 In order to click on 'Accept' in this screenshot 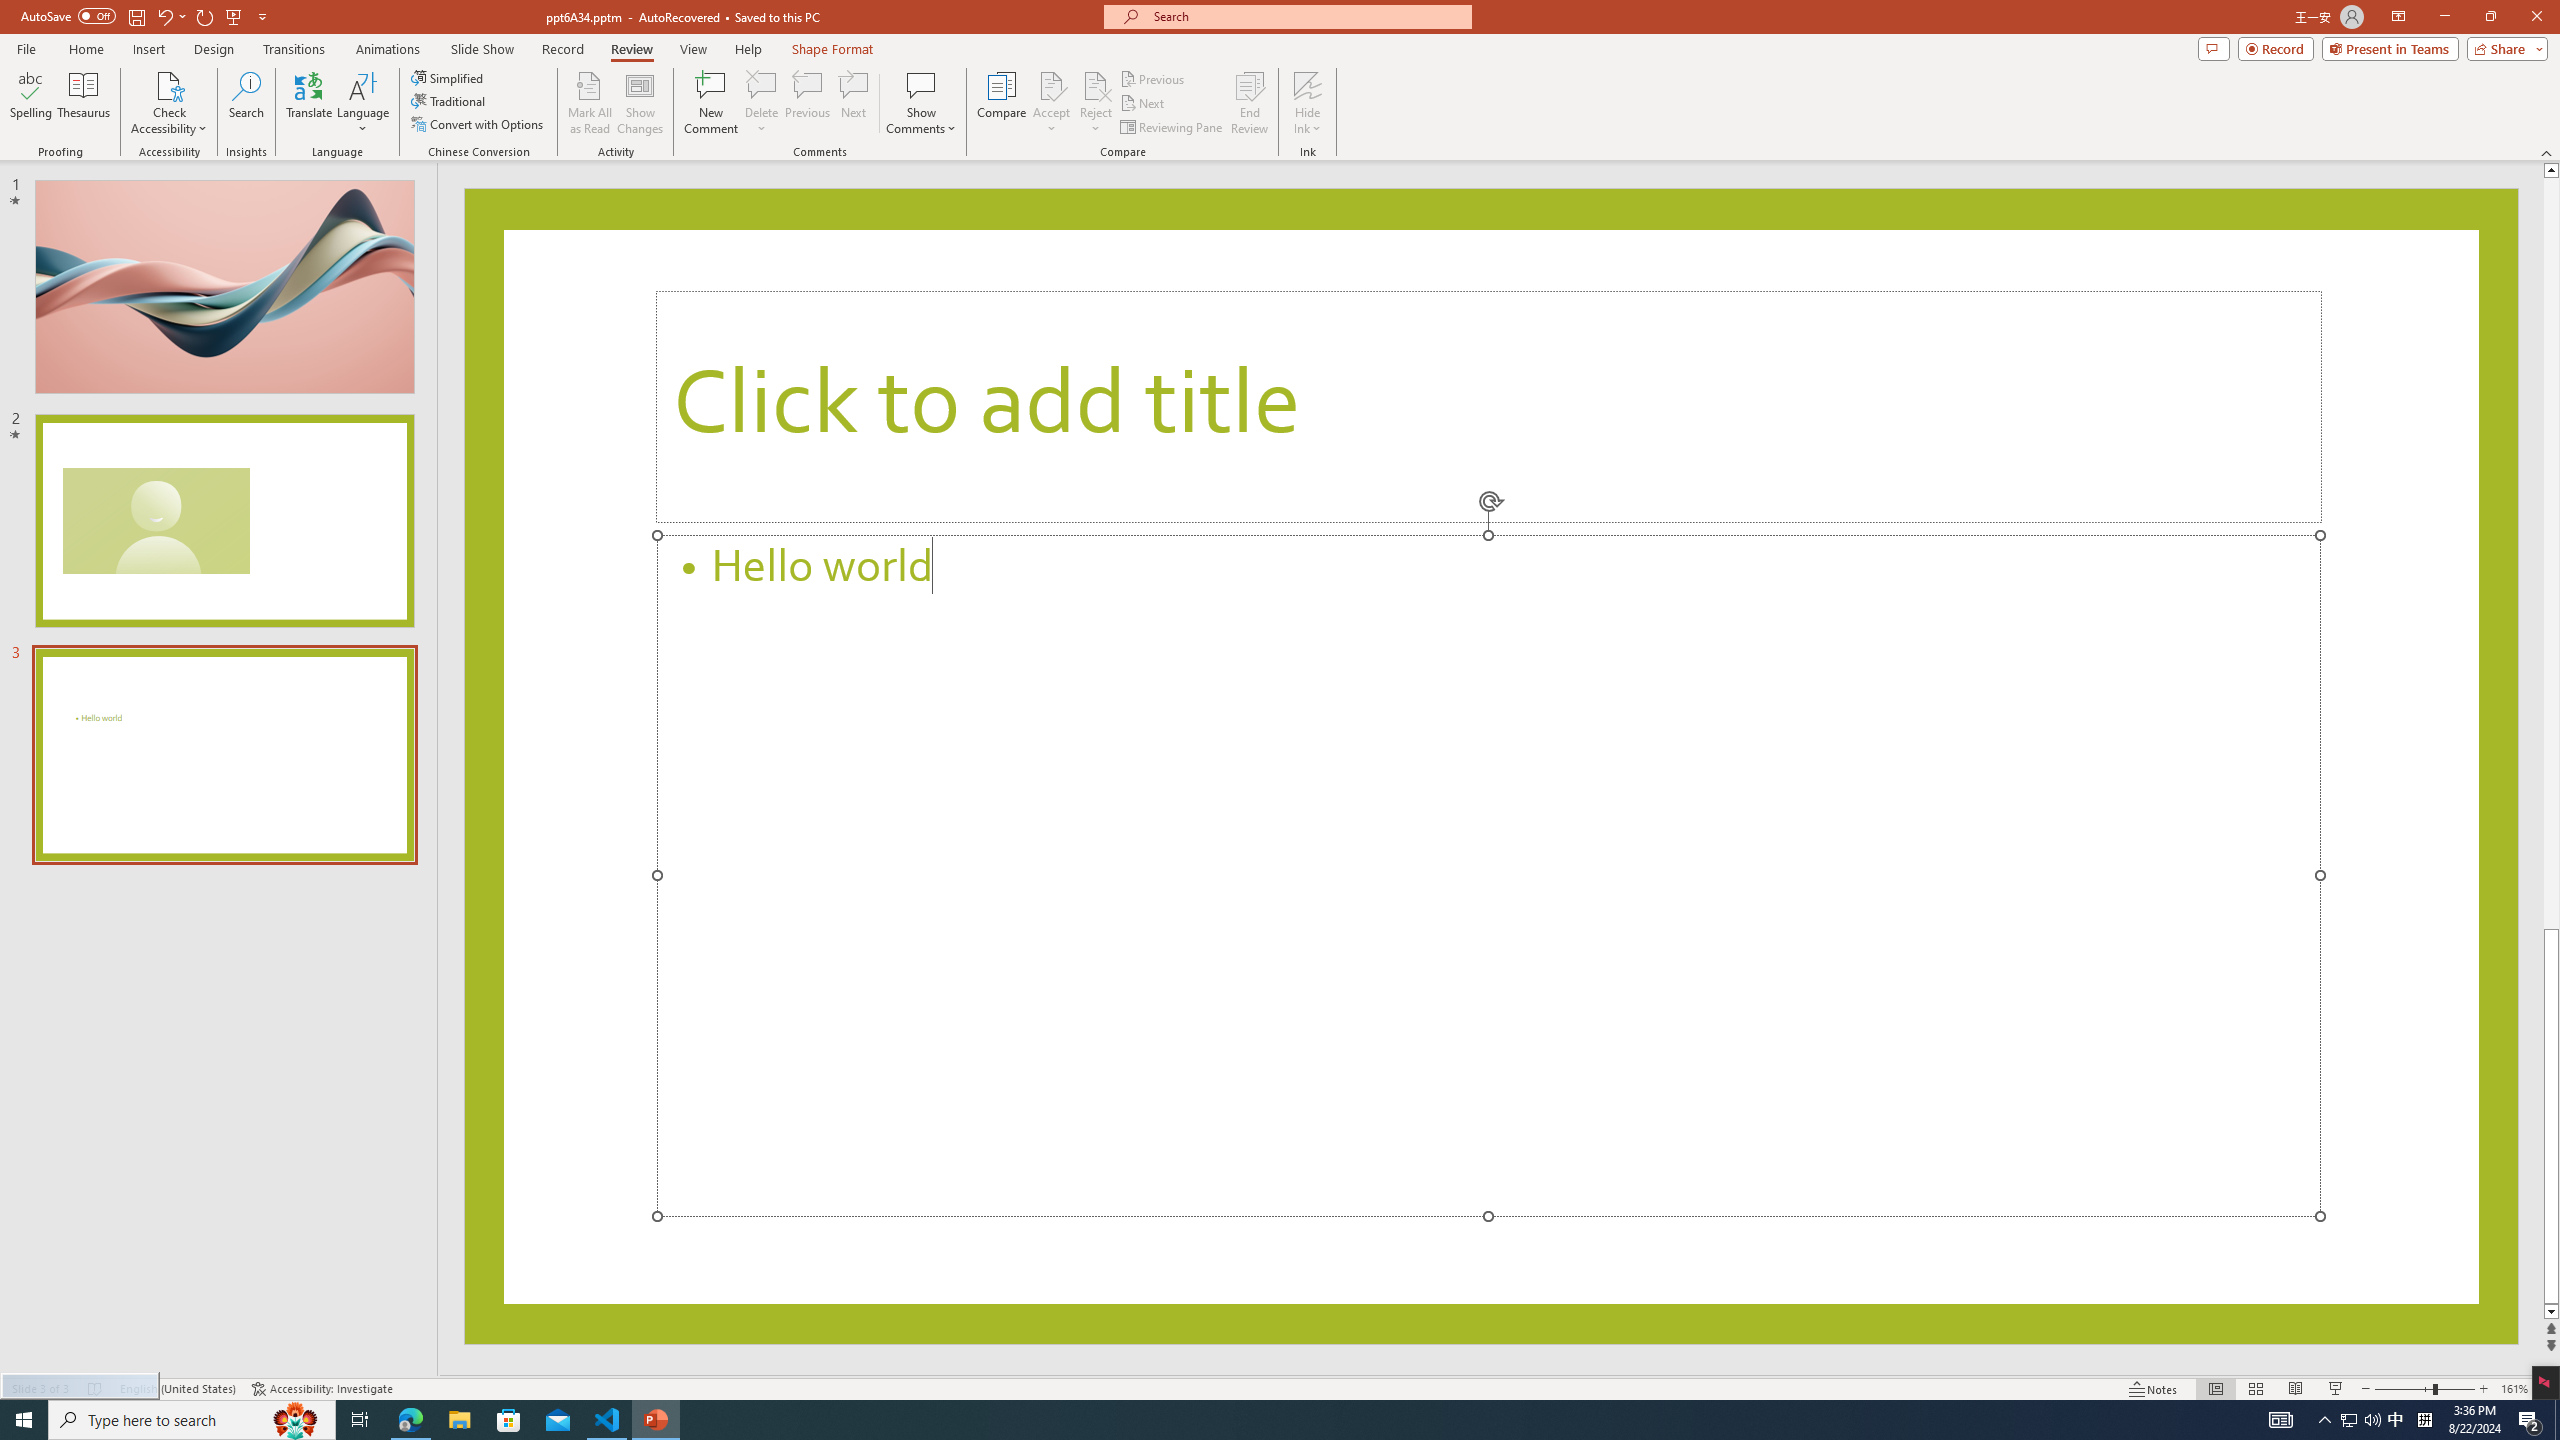, I will do `click(1051, 103)`.